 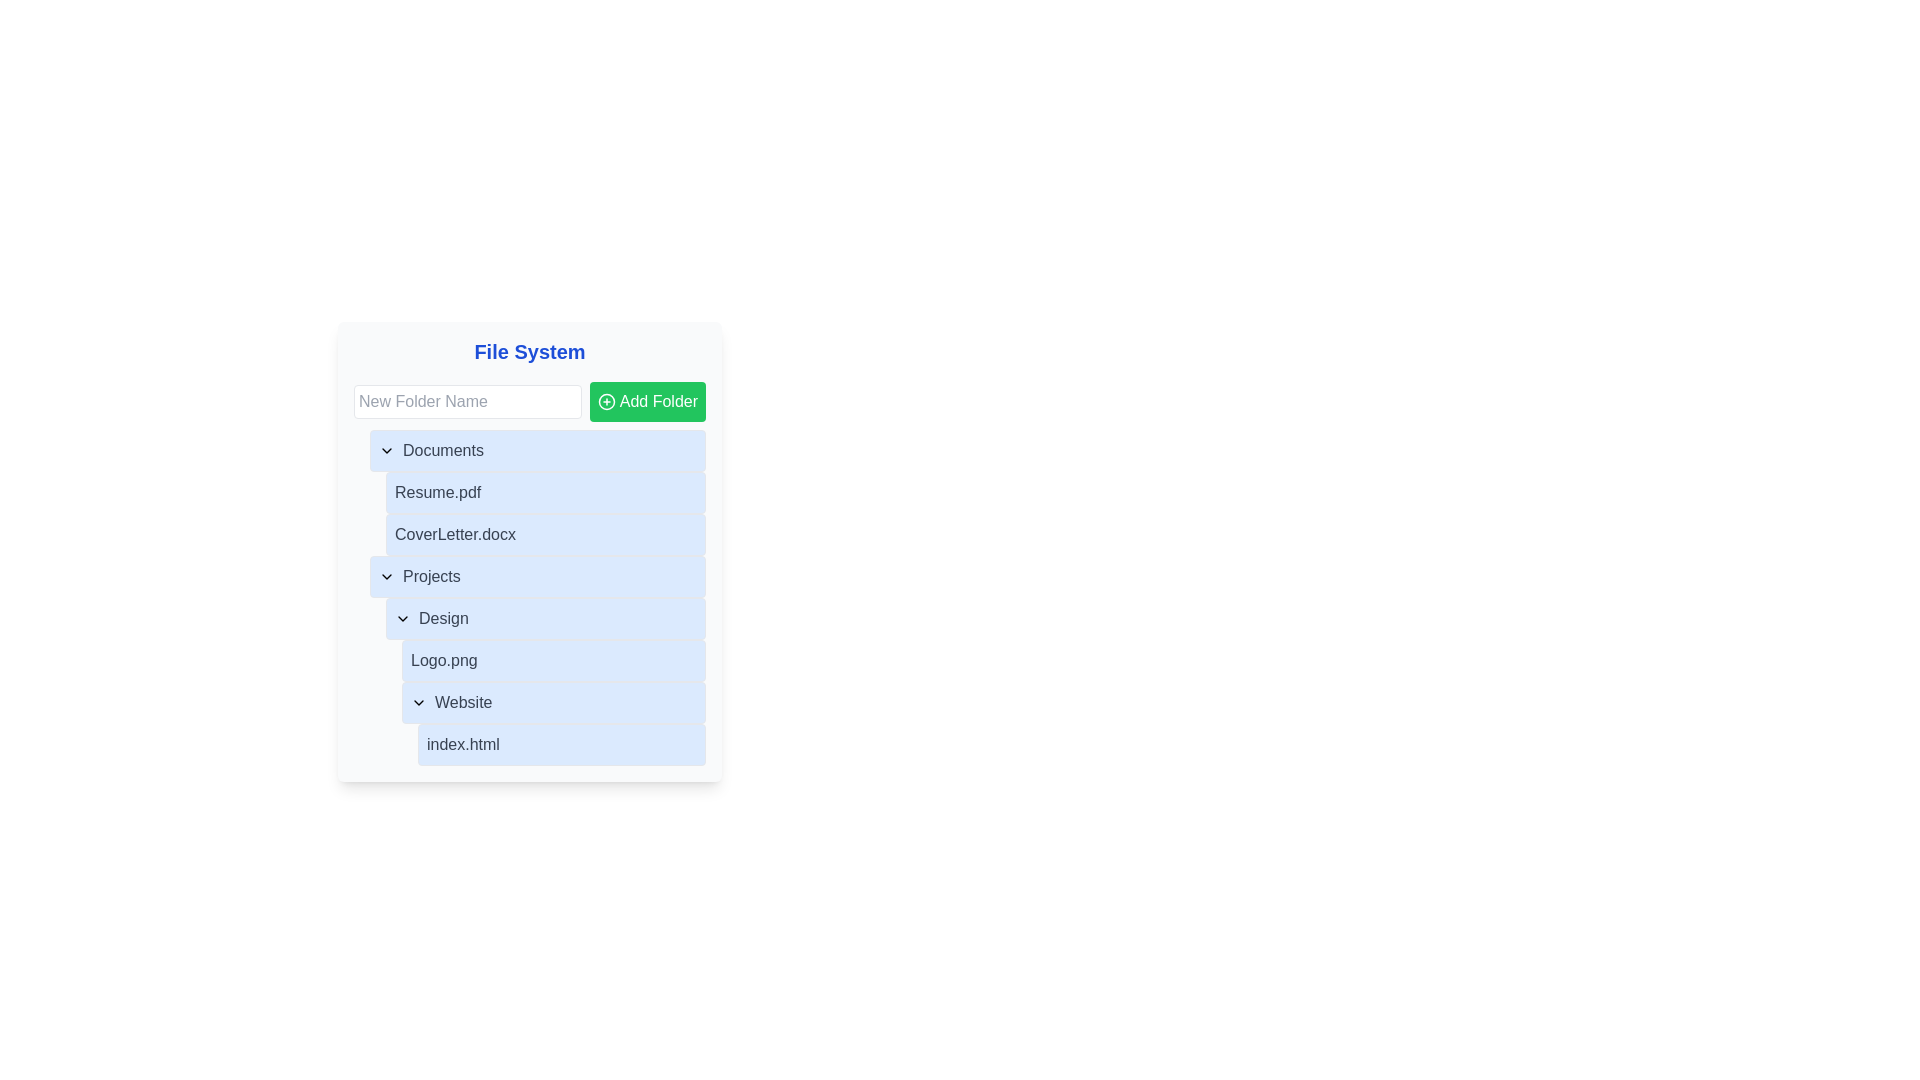 What do you see at coordinates (462, 744) in the screenshot?
I see `on the text label 'index.html' located at the bottom of the 'Website' folder` at bounding box center [462, 744].